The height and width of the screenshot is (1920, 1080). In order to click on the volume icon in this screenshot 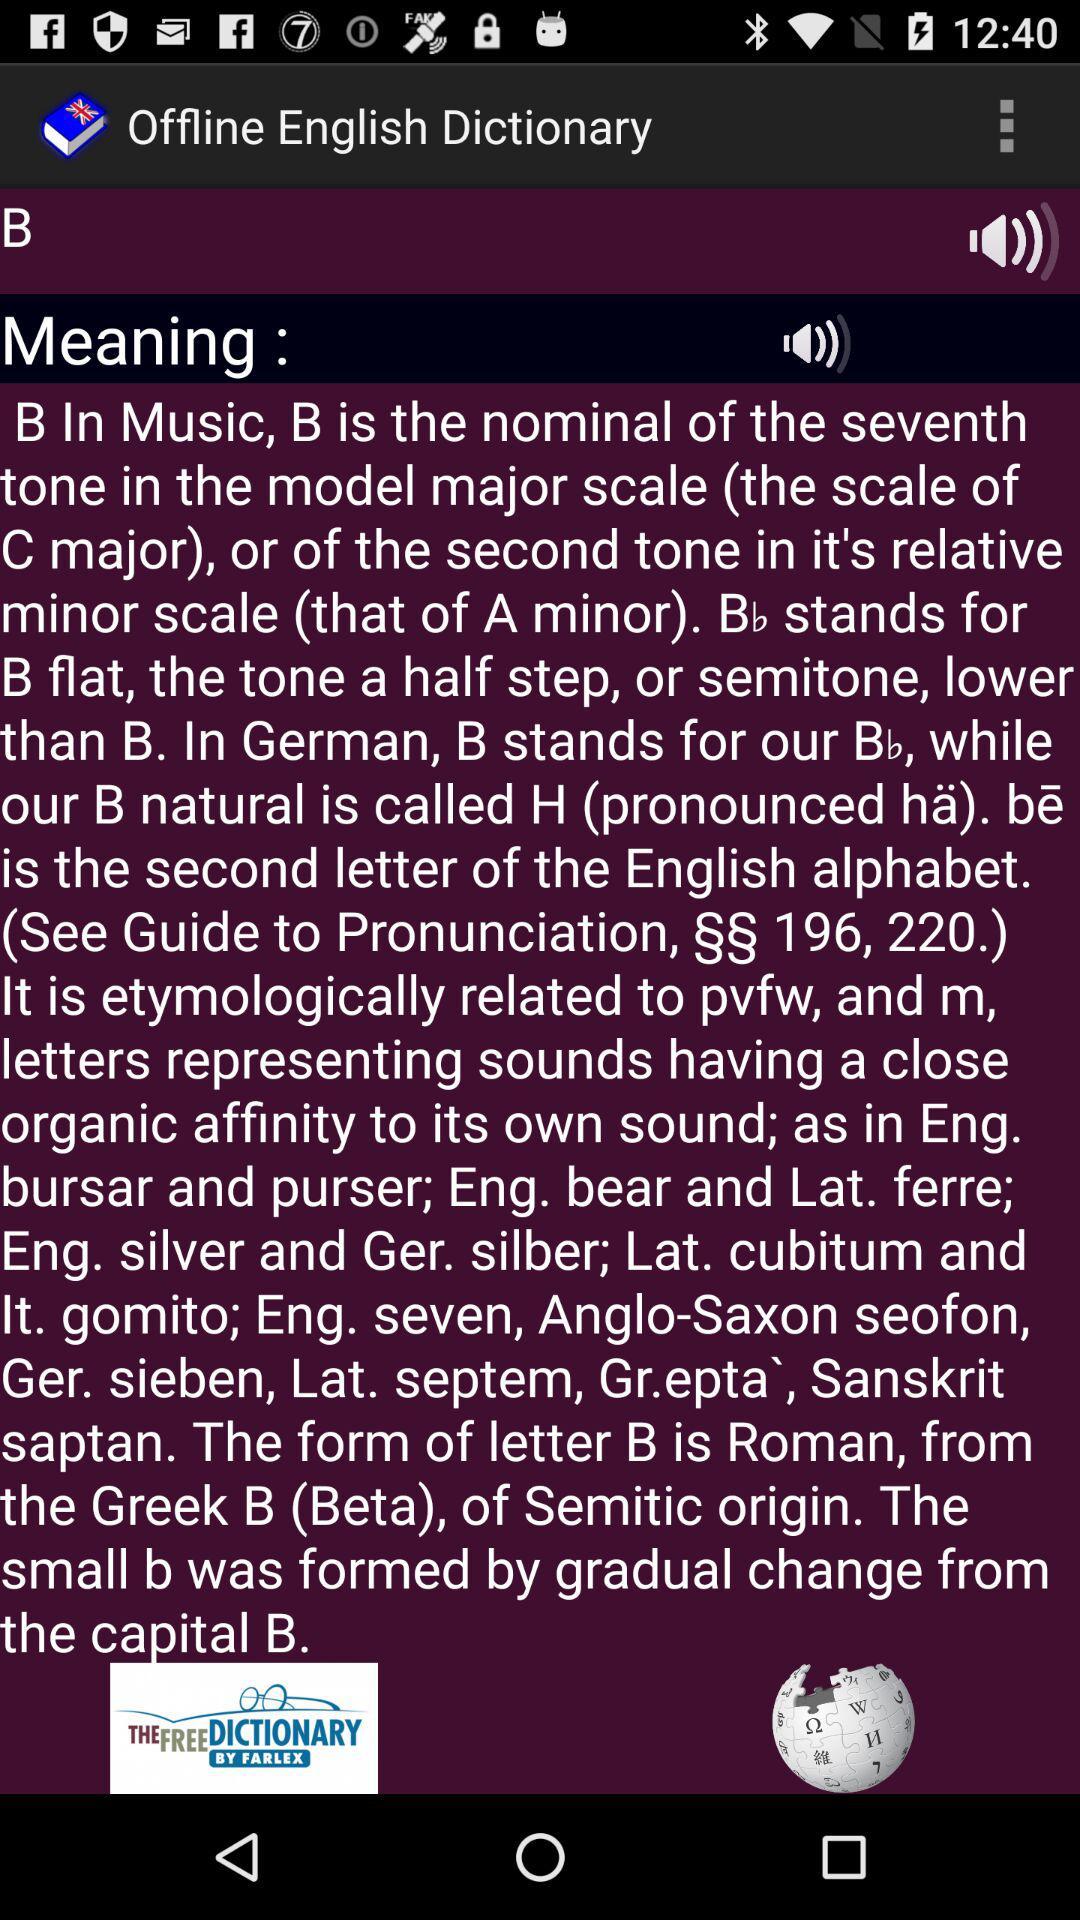, I will do `click(817, 368)`.